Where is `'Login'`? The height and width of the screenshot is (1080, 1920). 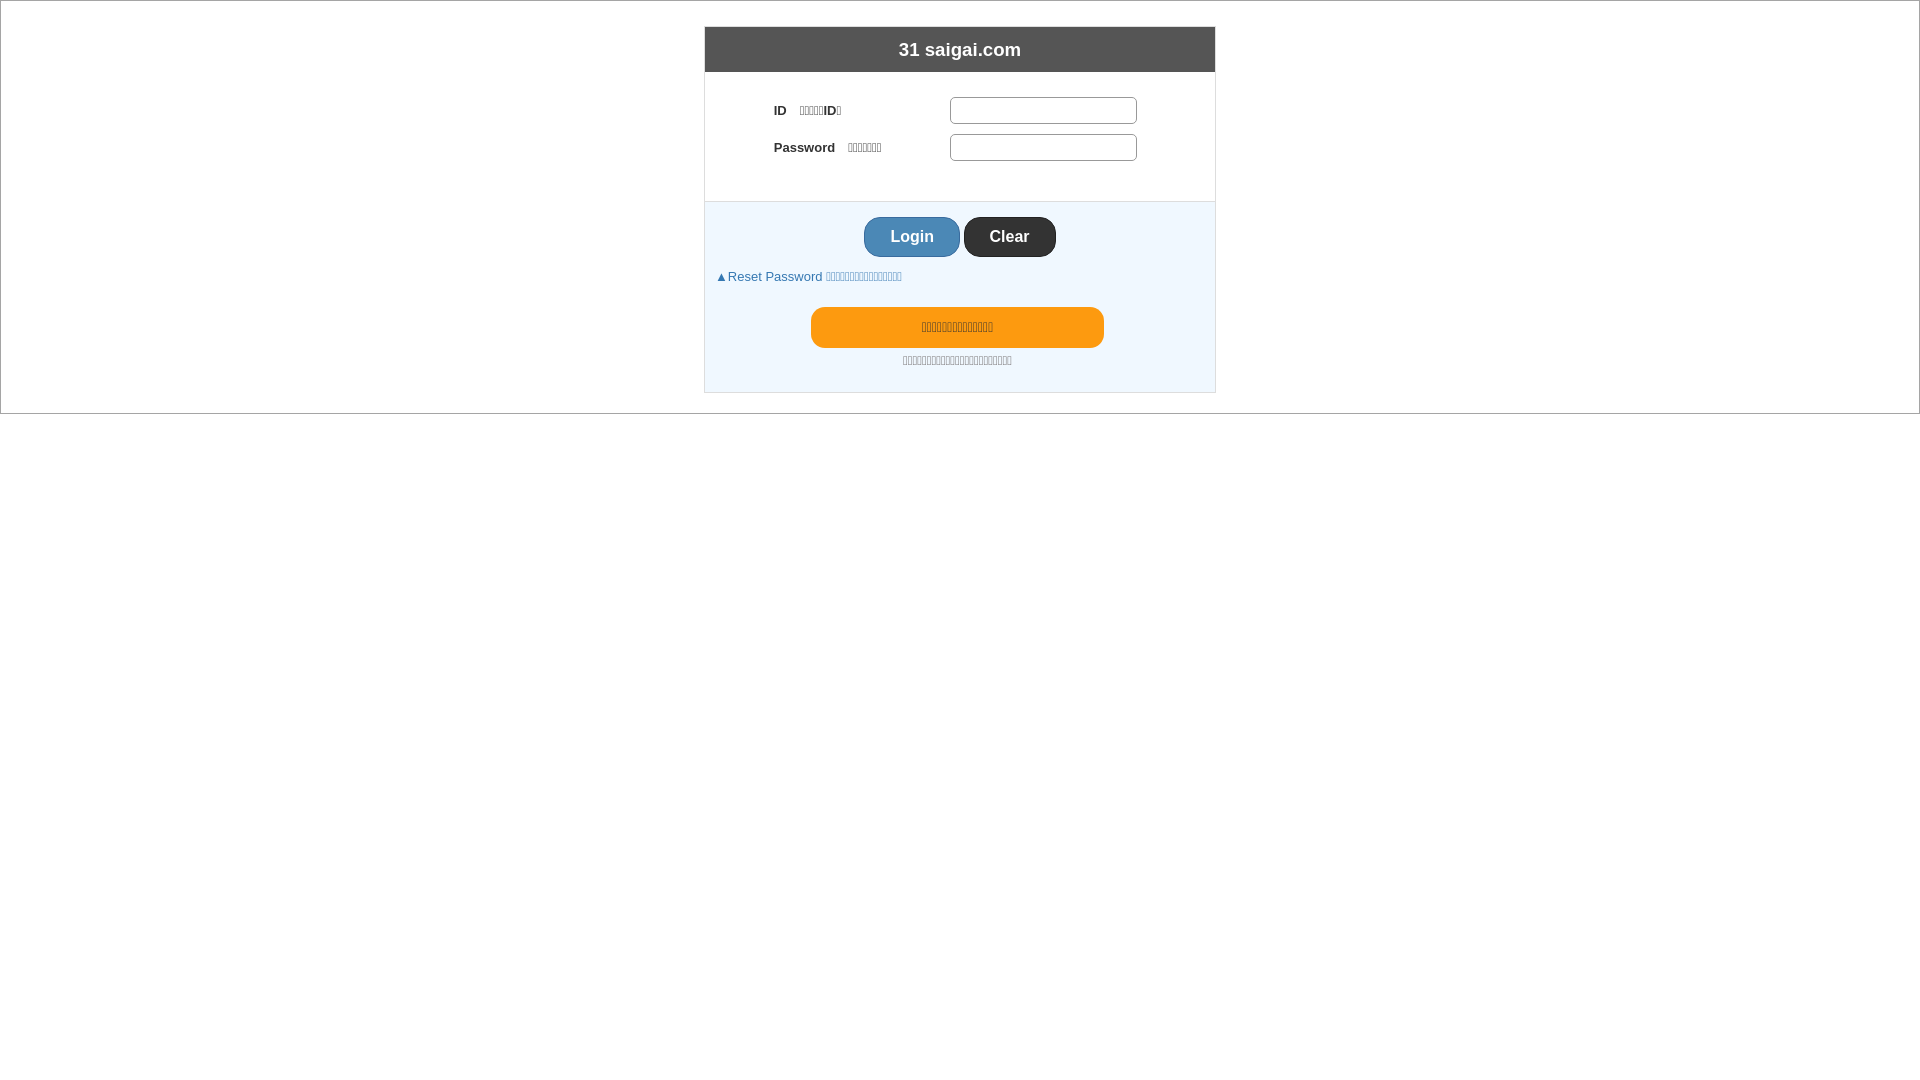 'Login' is located at coordinates (911, 235).